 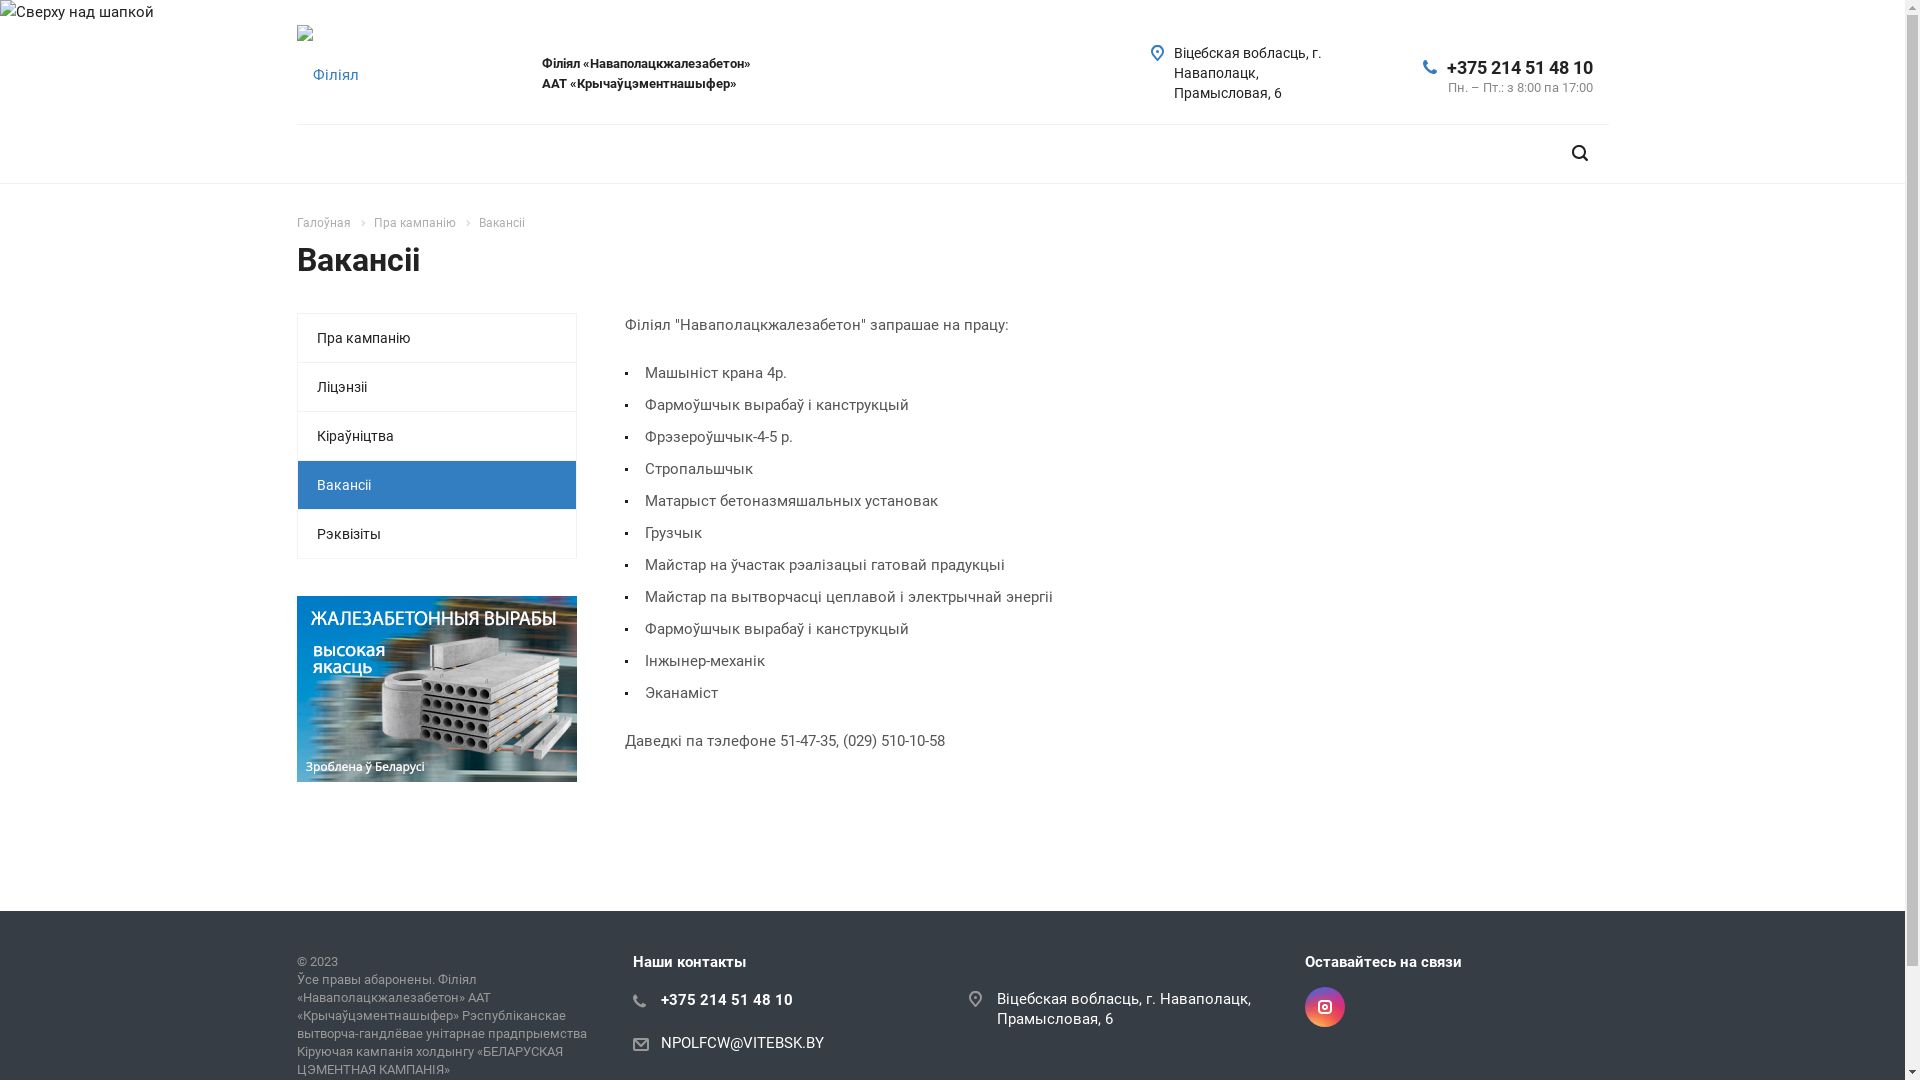 I want to click on 'NPOLFCW@VITEBSK.BY', so click(x=660, y=1041).